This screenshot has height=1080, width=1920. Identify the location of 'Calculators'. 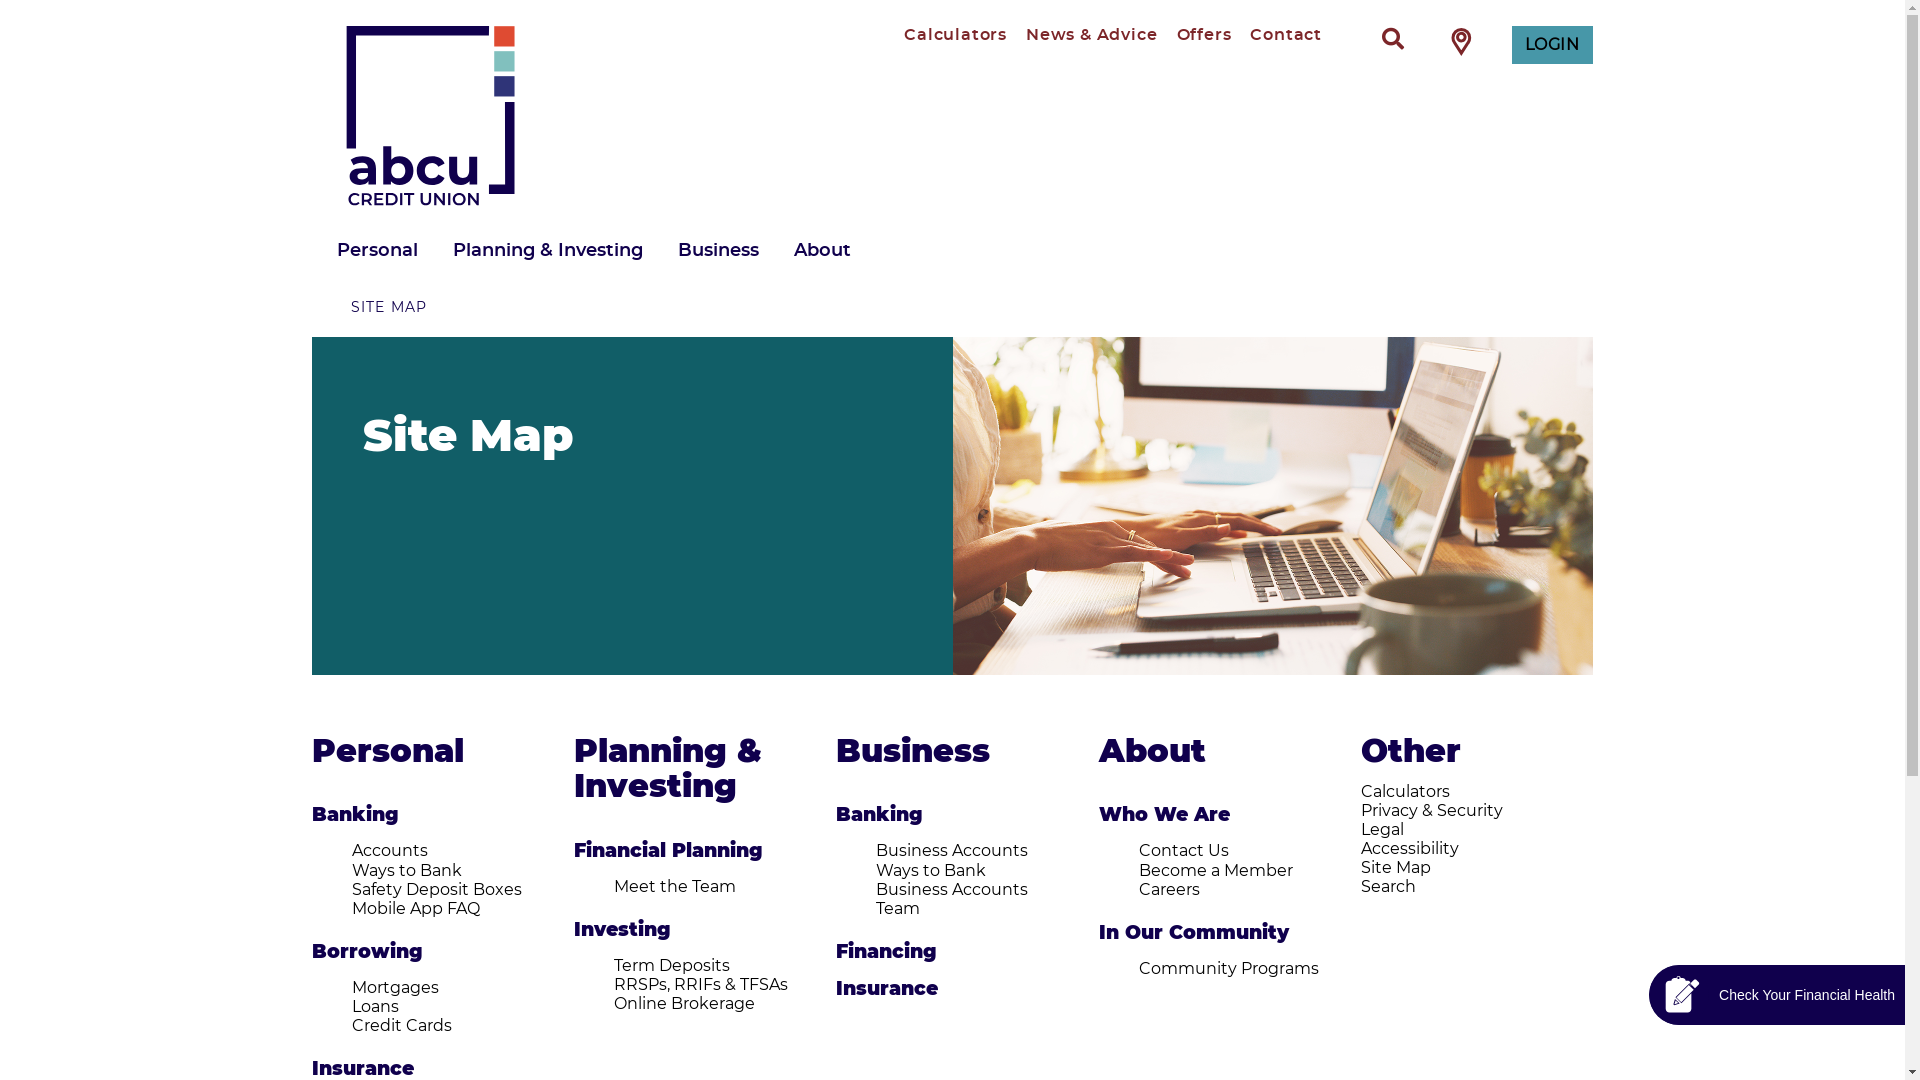
(1404, 790).